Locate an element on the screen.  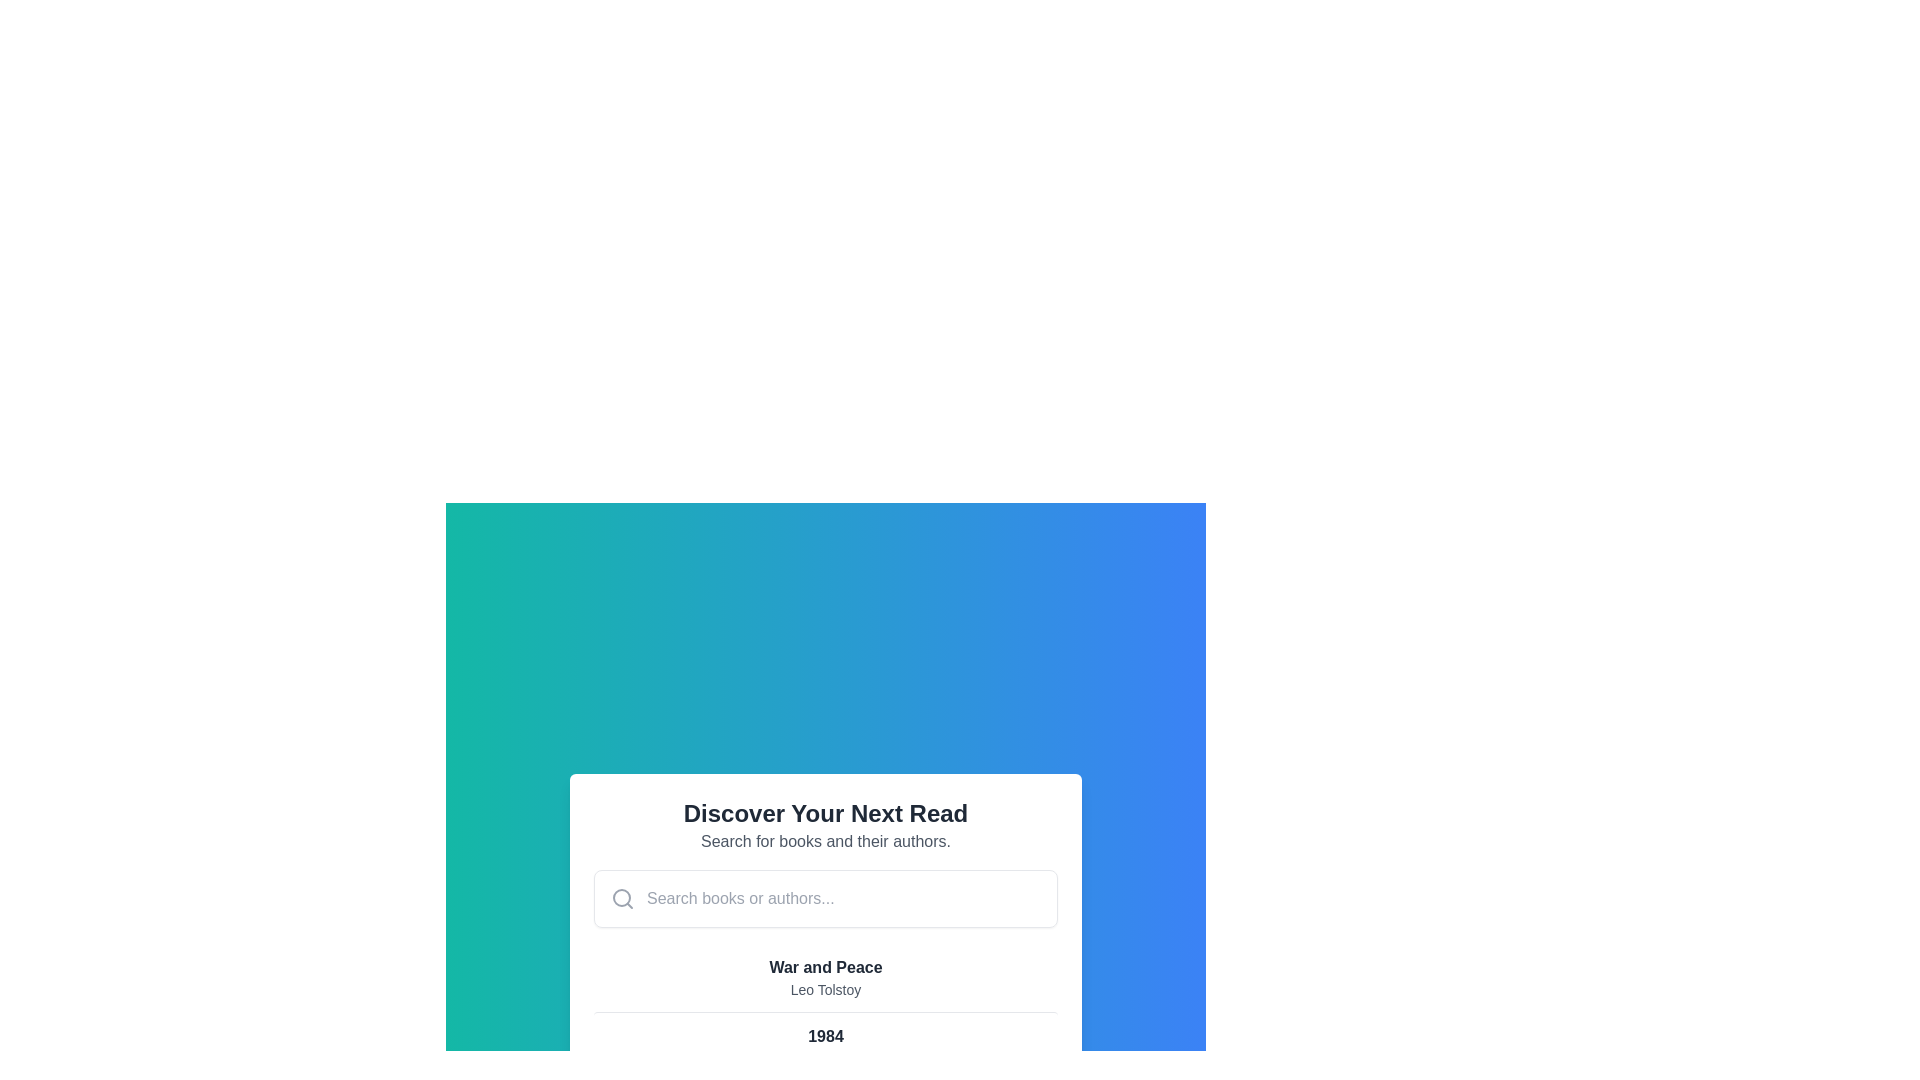
descriptive text element that contains 'Search for books and their authors.' located below the header 'Discover Your Next Read' is located at coordinates (825, 841).